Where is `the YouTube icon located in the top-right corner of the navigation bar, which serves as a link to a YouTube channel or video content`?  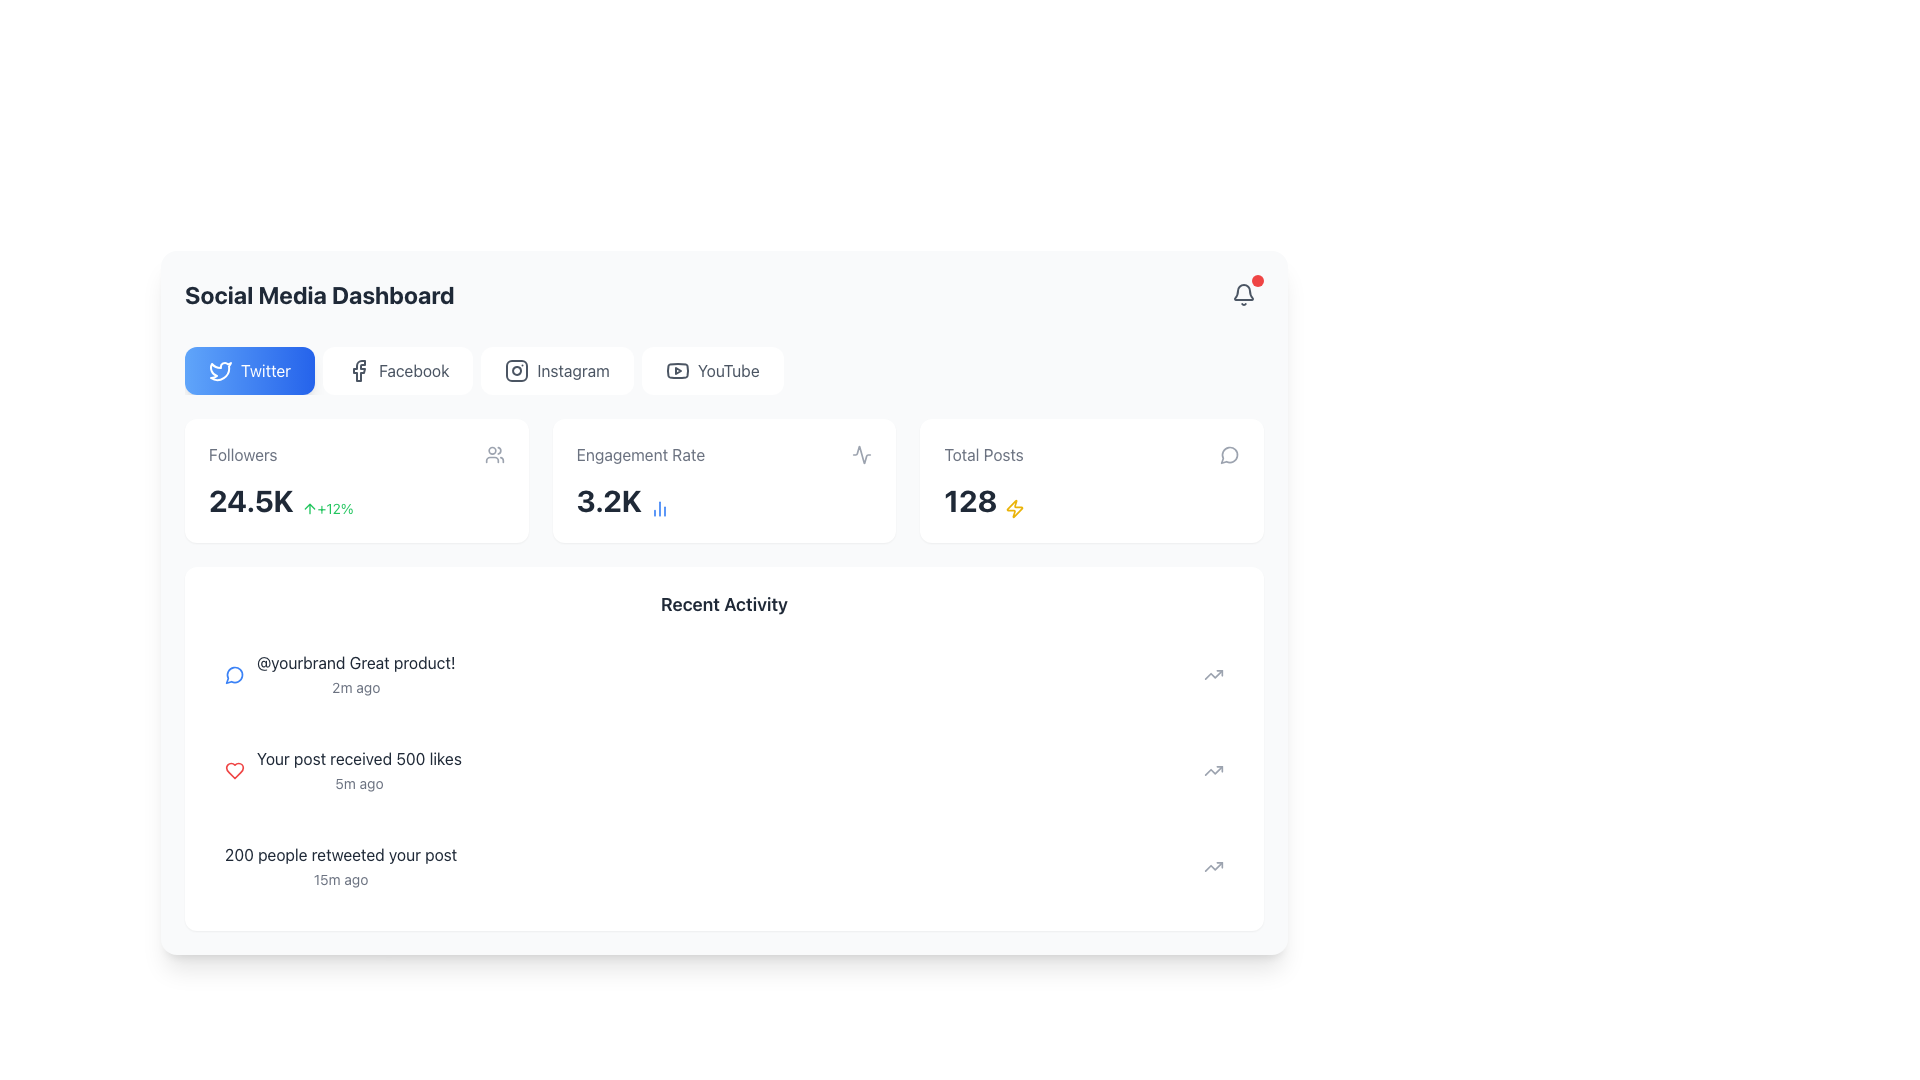
the YouTube icon located in the top-right corner of the navigation bar, which serves as a link to a YouTube channel or video content is located at coordinates (677, 370).